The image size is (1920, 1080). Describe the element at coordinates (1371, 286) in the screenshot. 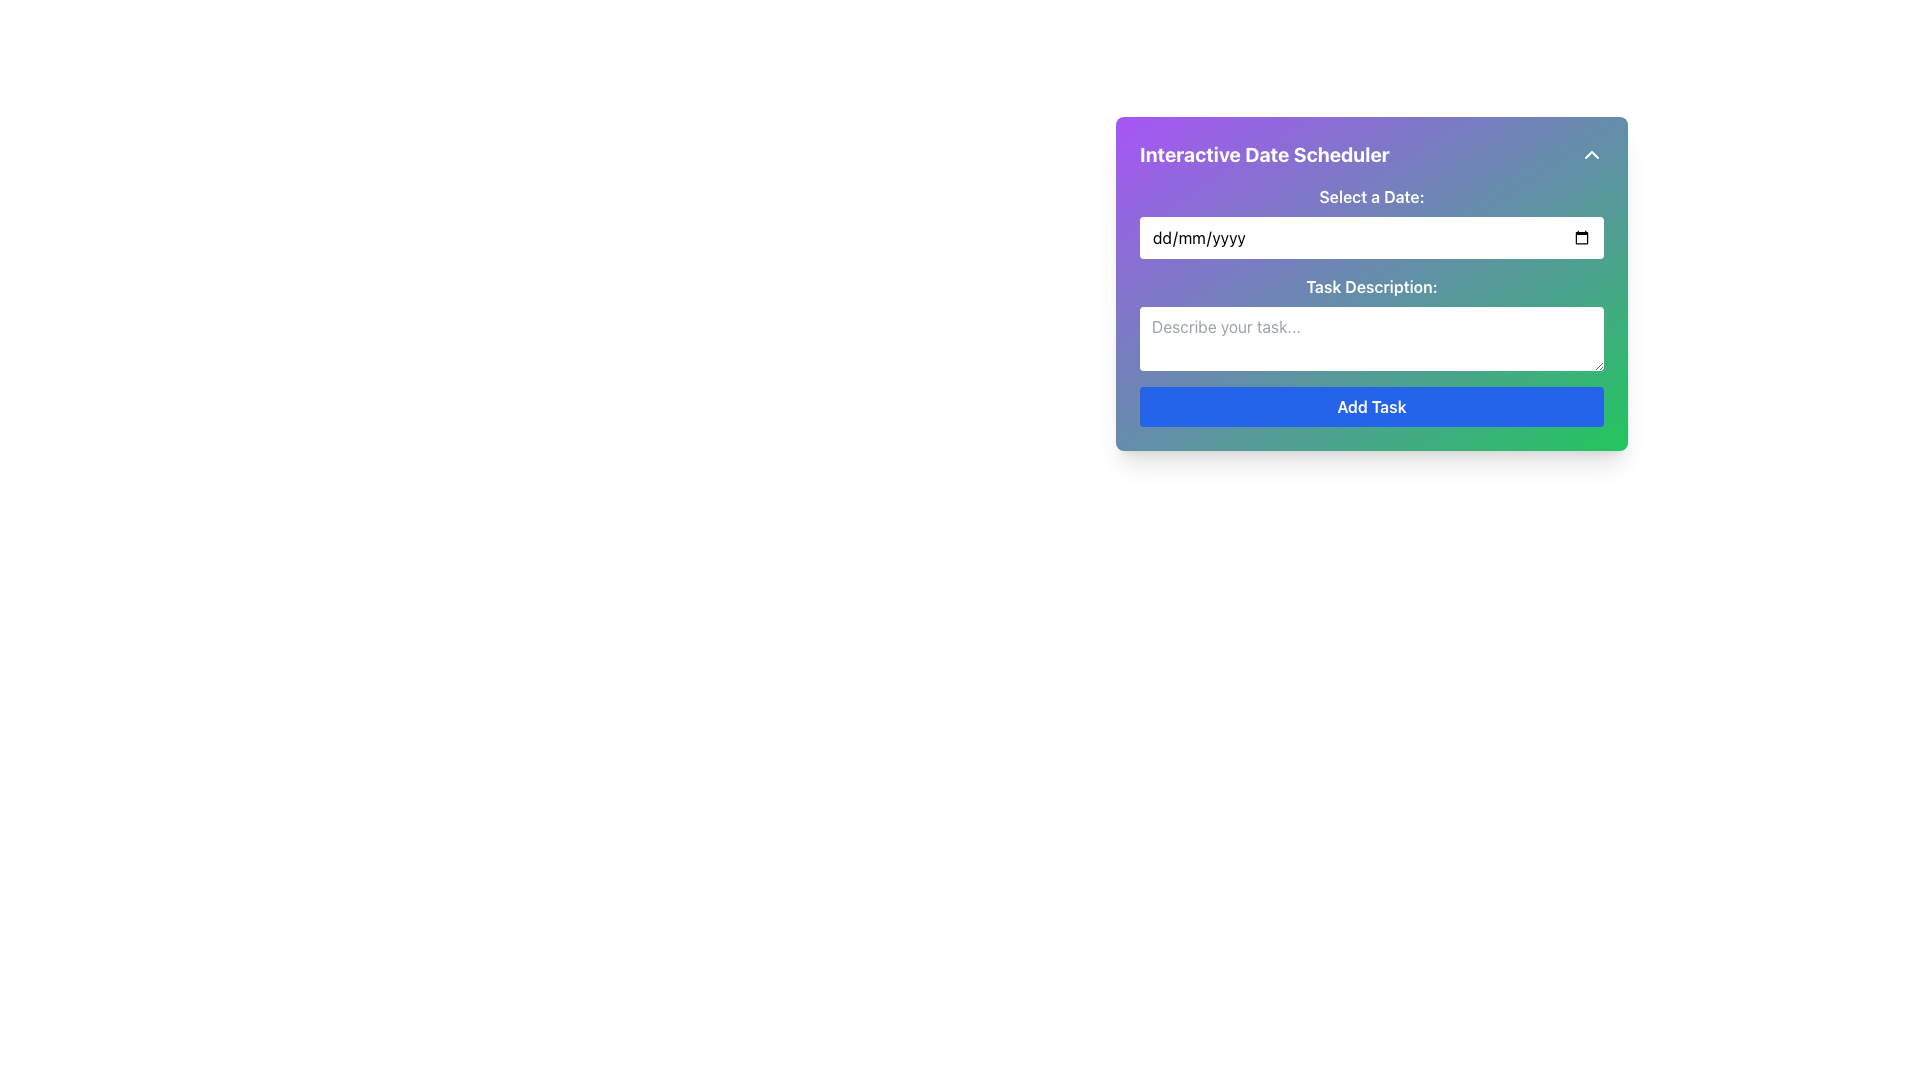

I see `the label that serves as a descriptor for the adjacent text input field for task description` at that location.